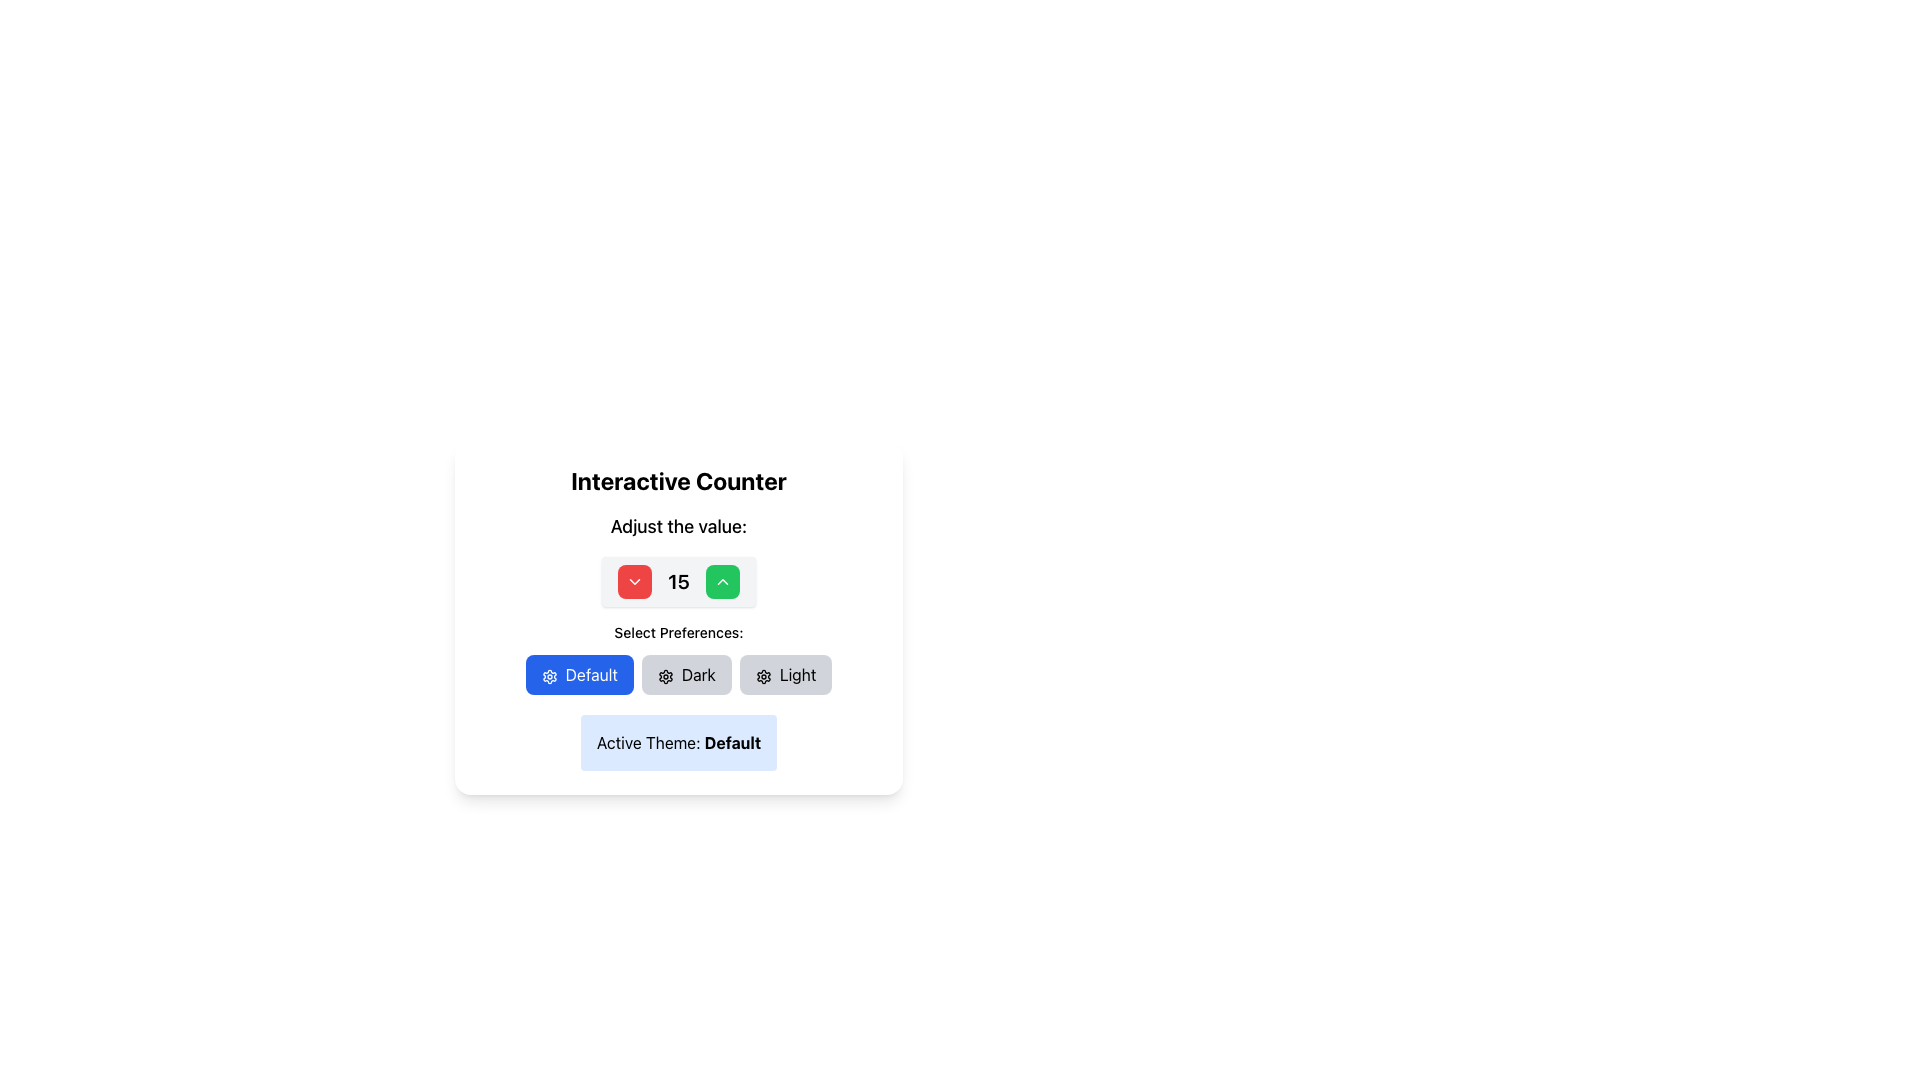  I want to click on the Graphical Icon that indicates the settings functionality, located under the 'Select Preferences' section between the 'Default' and 'Dark' buttons, so click(549, 675).